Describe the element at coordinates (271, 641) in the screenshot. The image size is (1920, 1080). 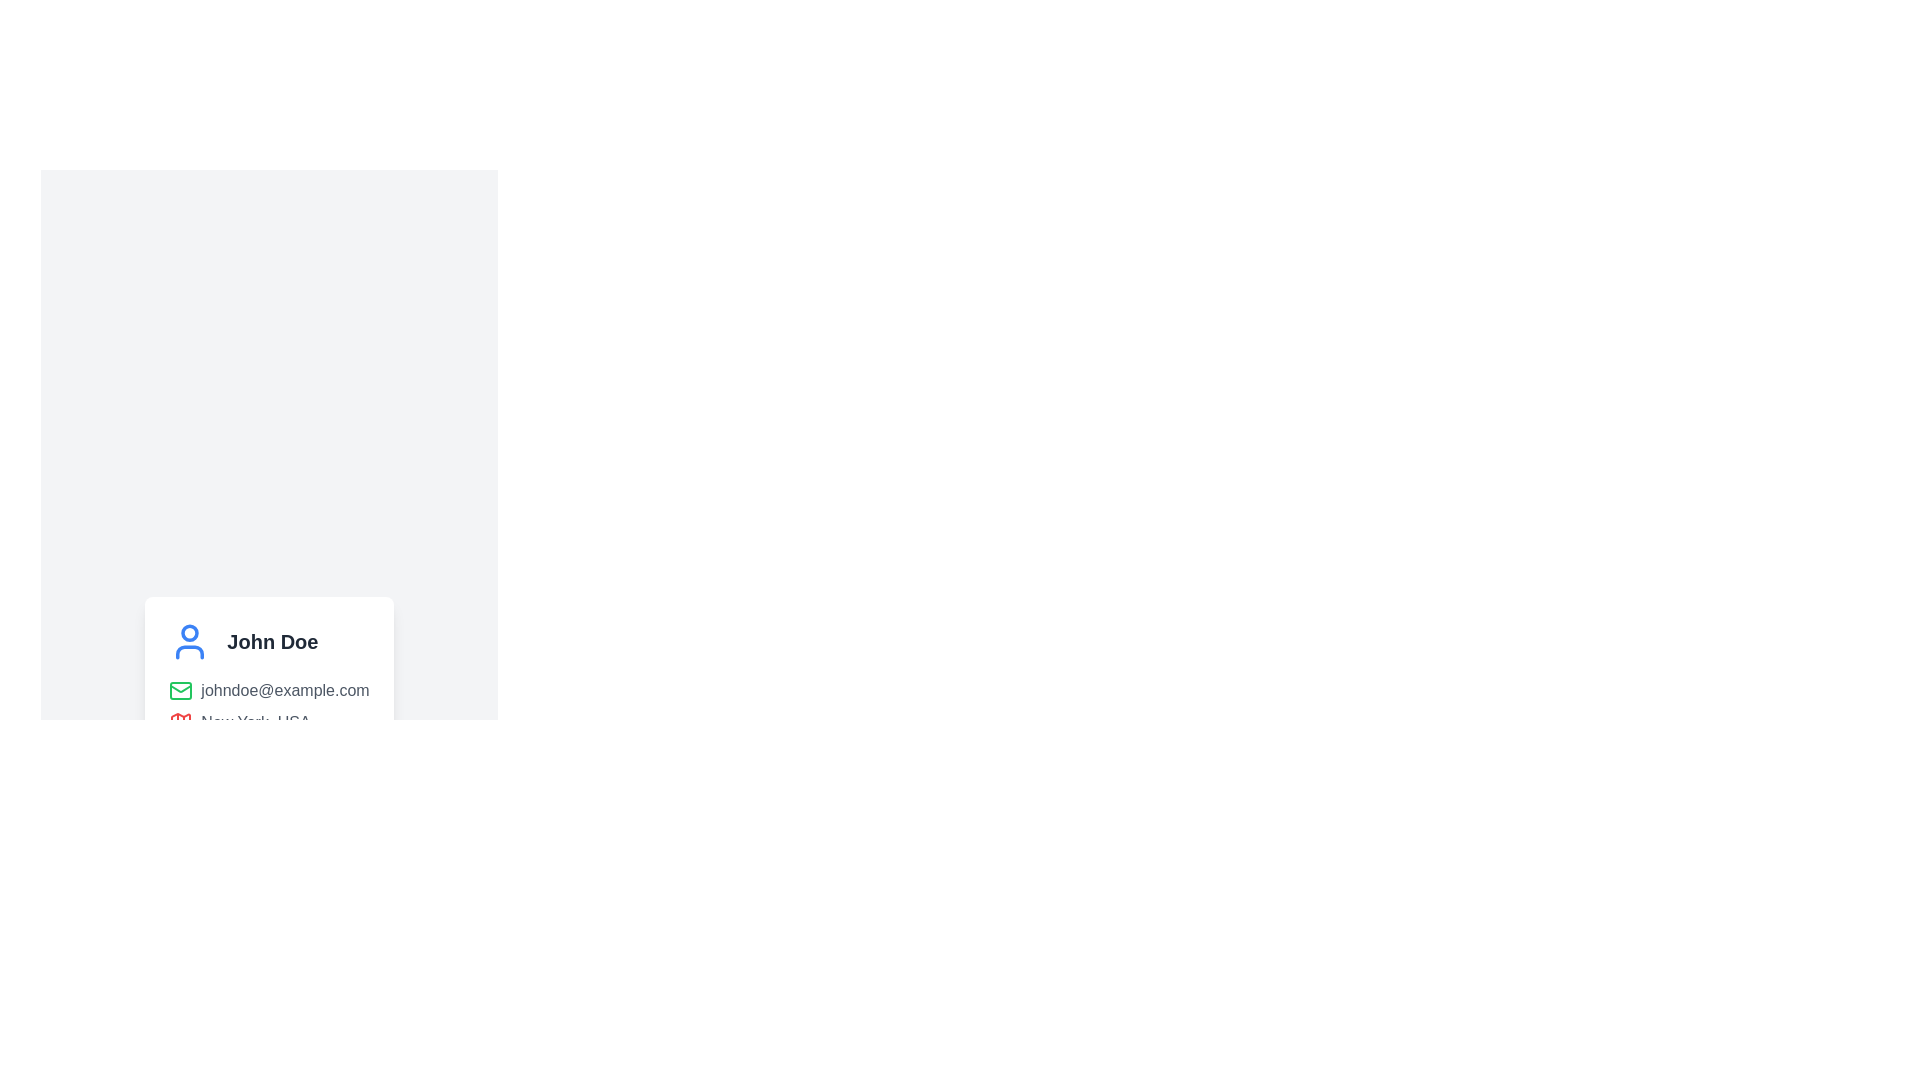
I see `the text label displaying the name 'John Doe', which is positioned to the right of a blue user profile icon in a horizontal layout at the top-left of the card-like component` at that location.